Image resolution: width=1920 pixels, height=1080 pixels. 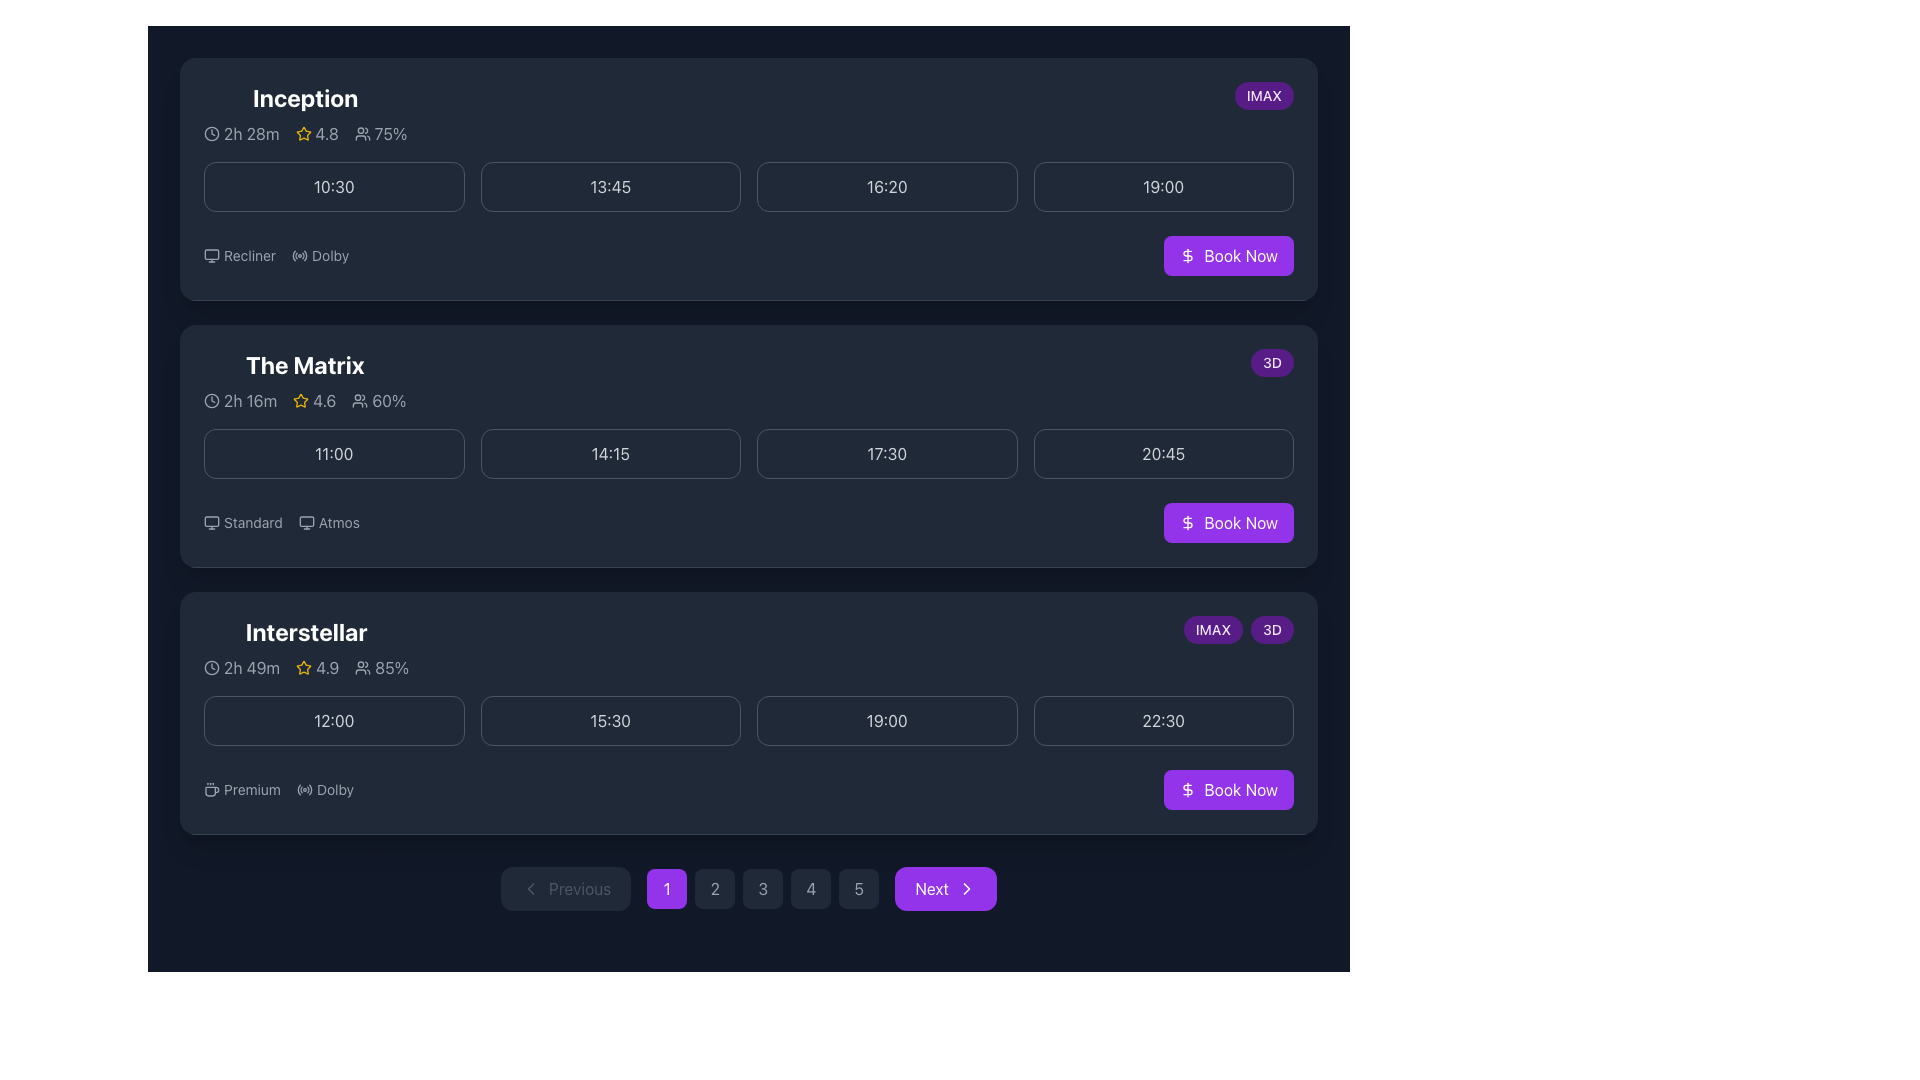 I want to click on the title in the Informational display panel for the movie 'Interstellar', so click(x=305, y=648).